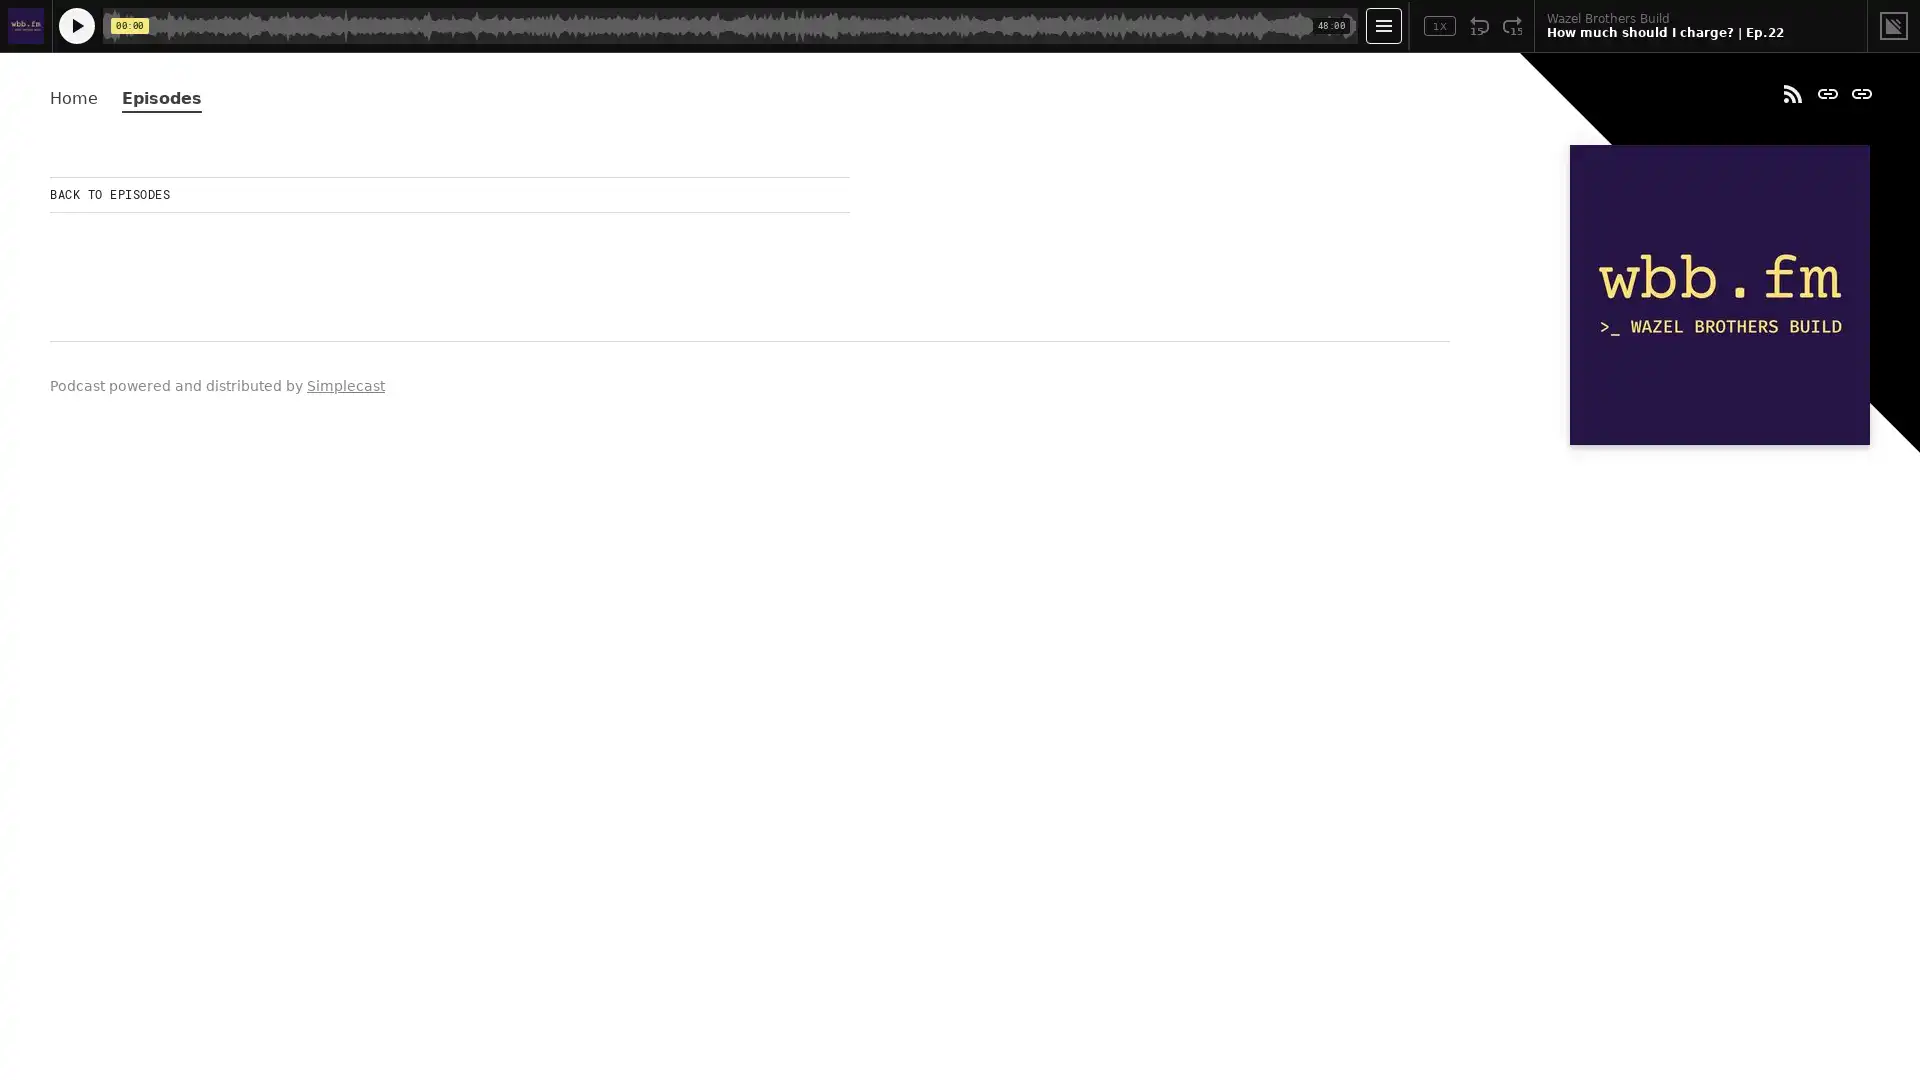 Image resolution: width=1920 pixels, height=1080 pixels. Describe the element at coordinates (1479, 26) in the screenshot. I see `Rewind 15 Seconds` at that location.